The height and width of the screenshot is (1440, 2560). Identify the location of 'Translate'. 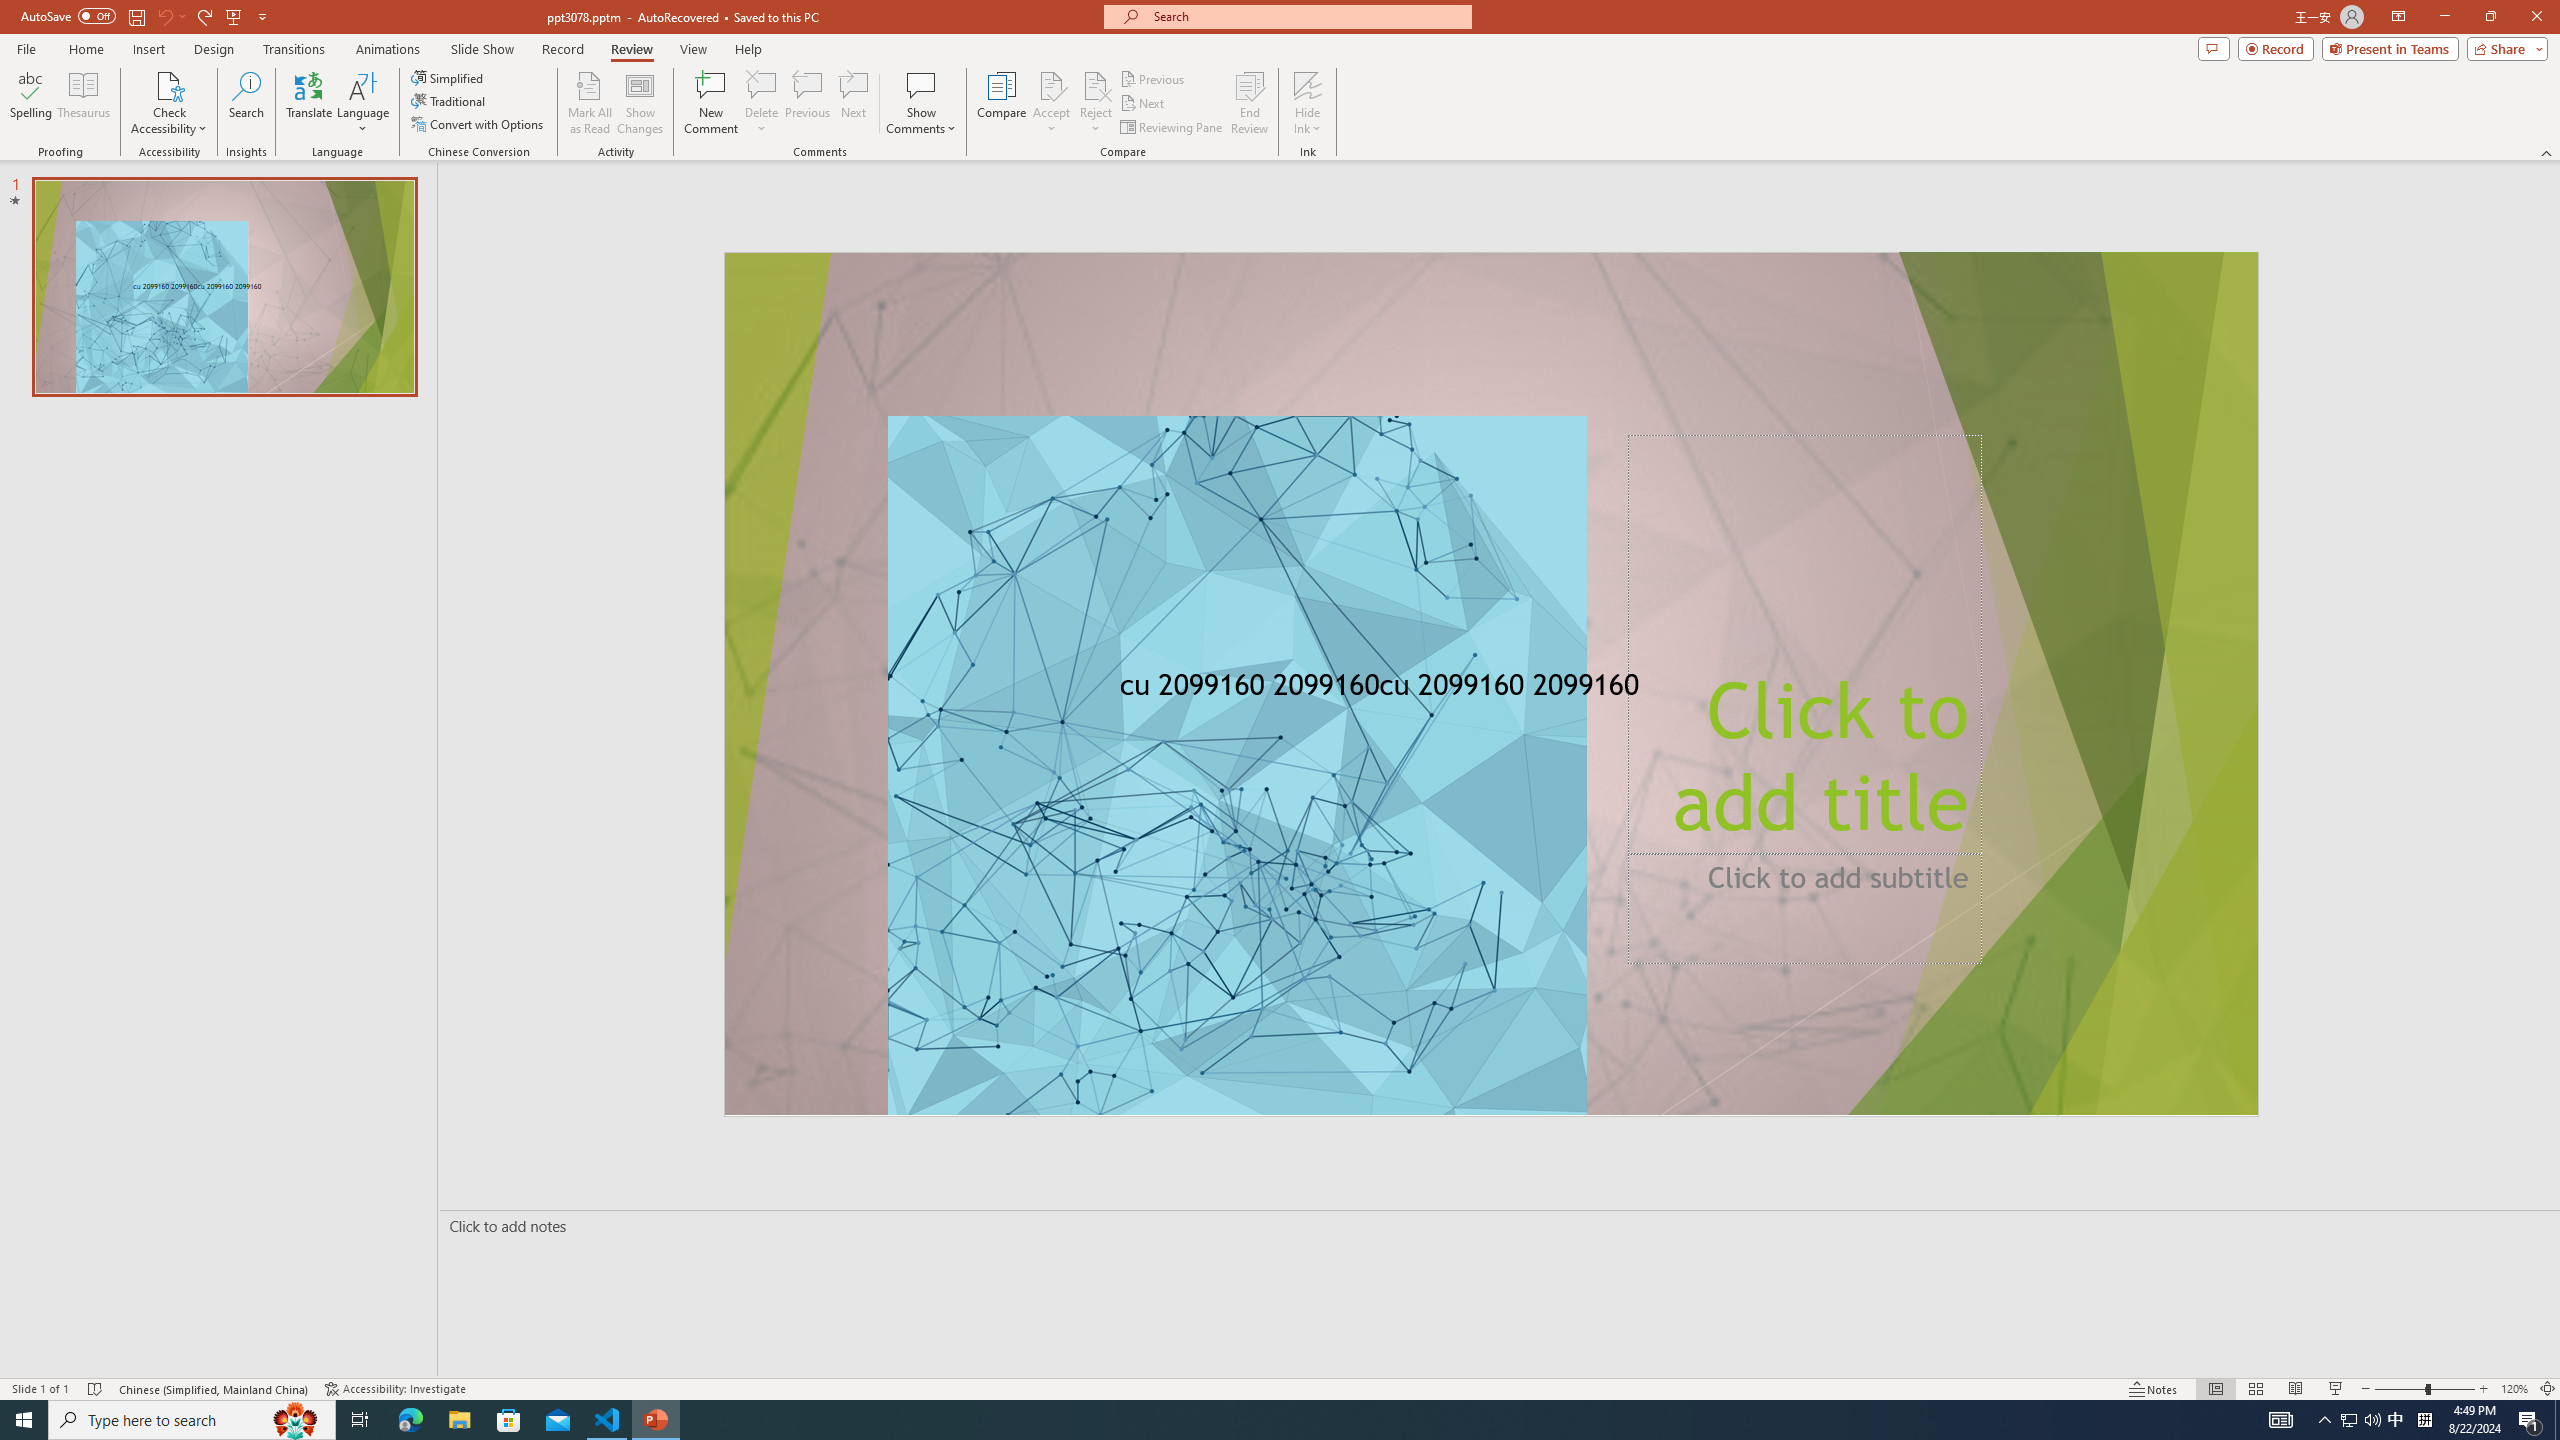
(309, 103).